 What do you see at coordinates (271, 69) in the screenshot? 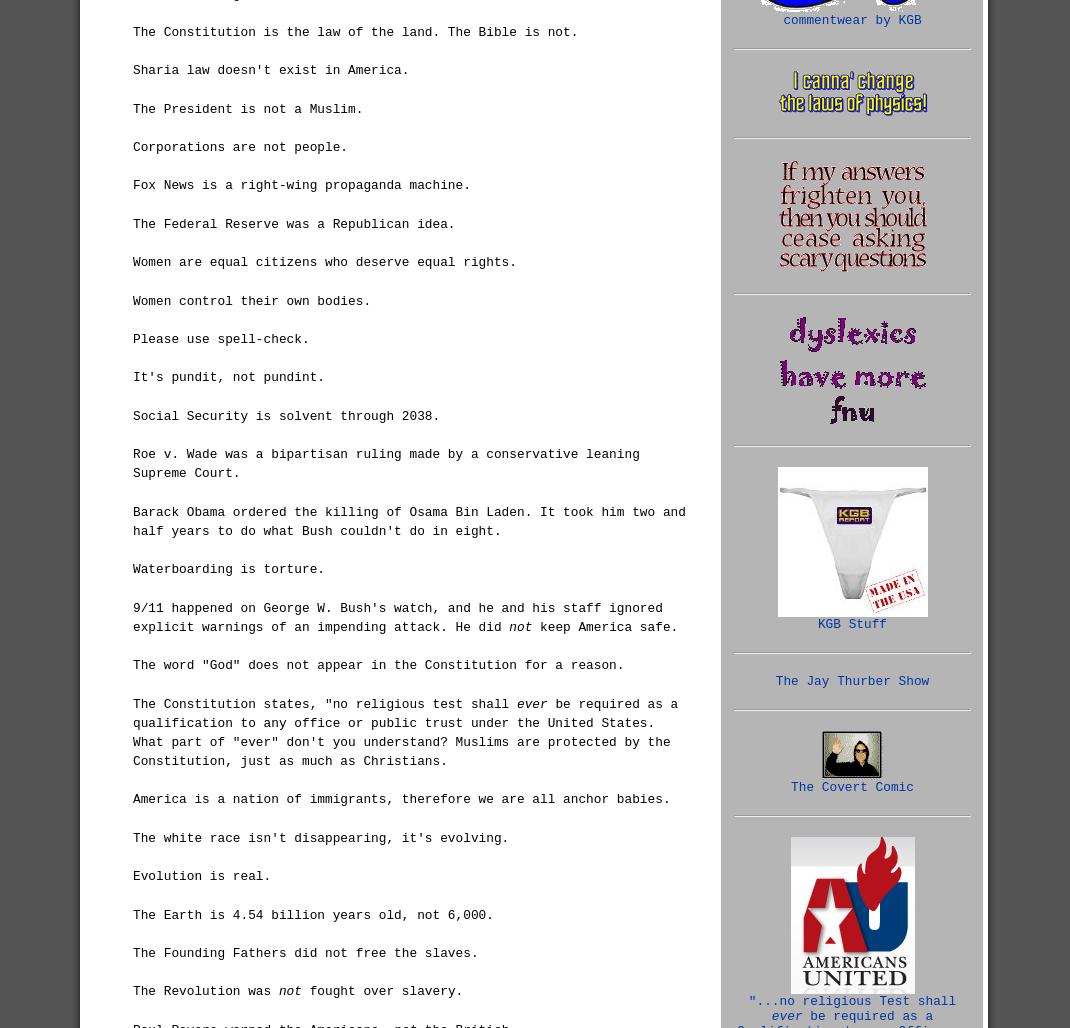
I see `'Sharia law doesn't exist in America.'` at bounding box center [271, 69].